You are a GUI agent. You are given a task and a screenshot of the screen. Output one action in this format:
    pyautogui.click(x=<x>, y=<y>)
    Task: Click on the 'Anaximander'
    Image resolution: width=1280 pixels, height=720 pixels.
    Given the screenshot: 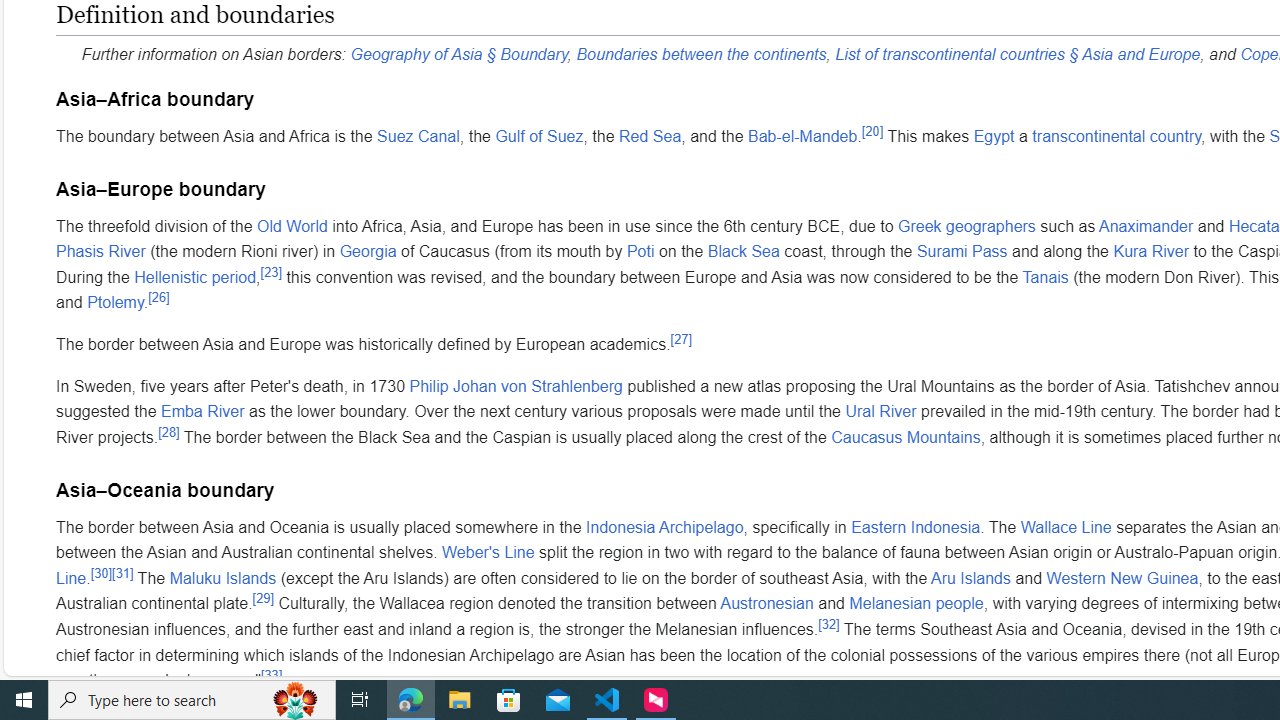 What is the action you would take?
    pyautogui.click(x=1146, y=225)
    